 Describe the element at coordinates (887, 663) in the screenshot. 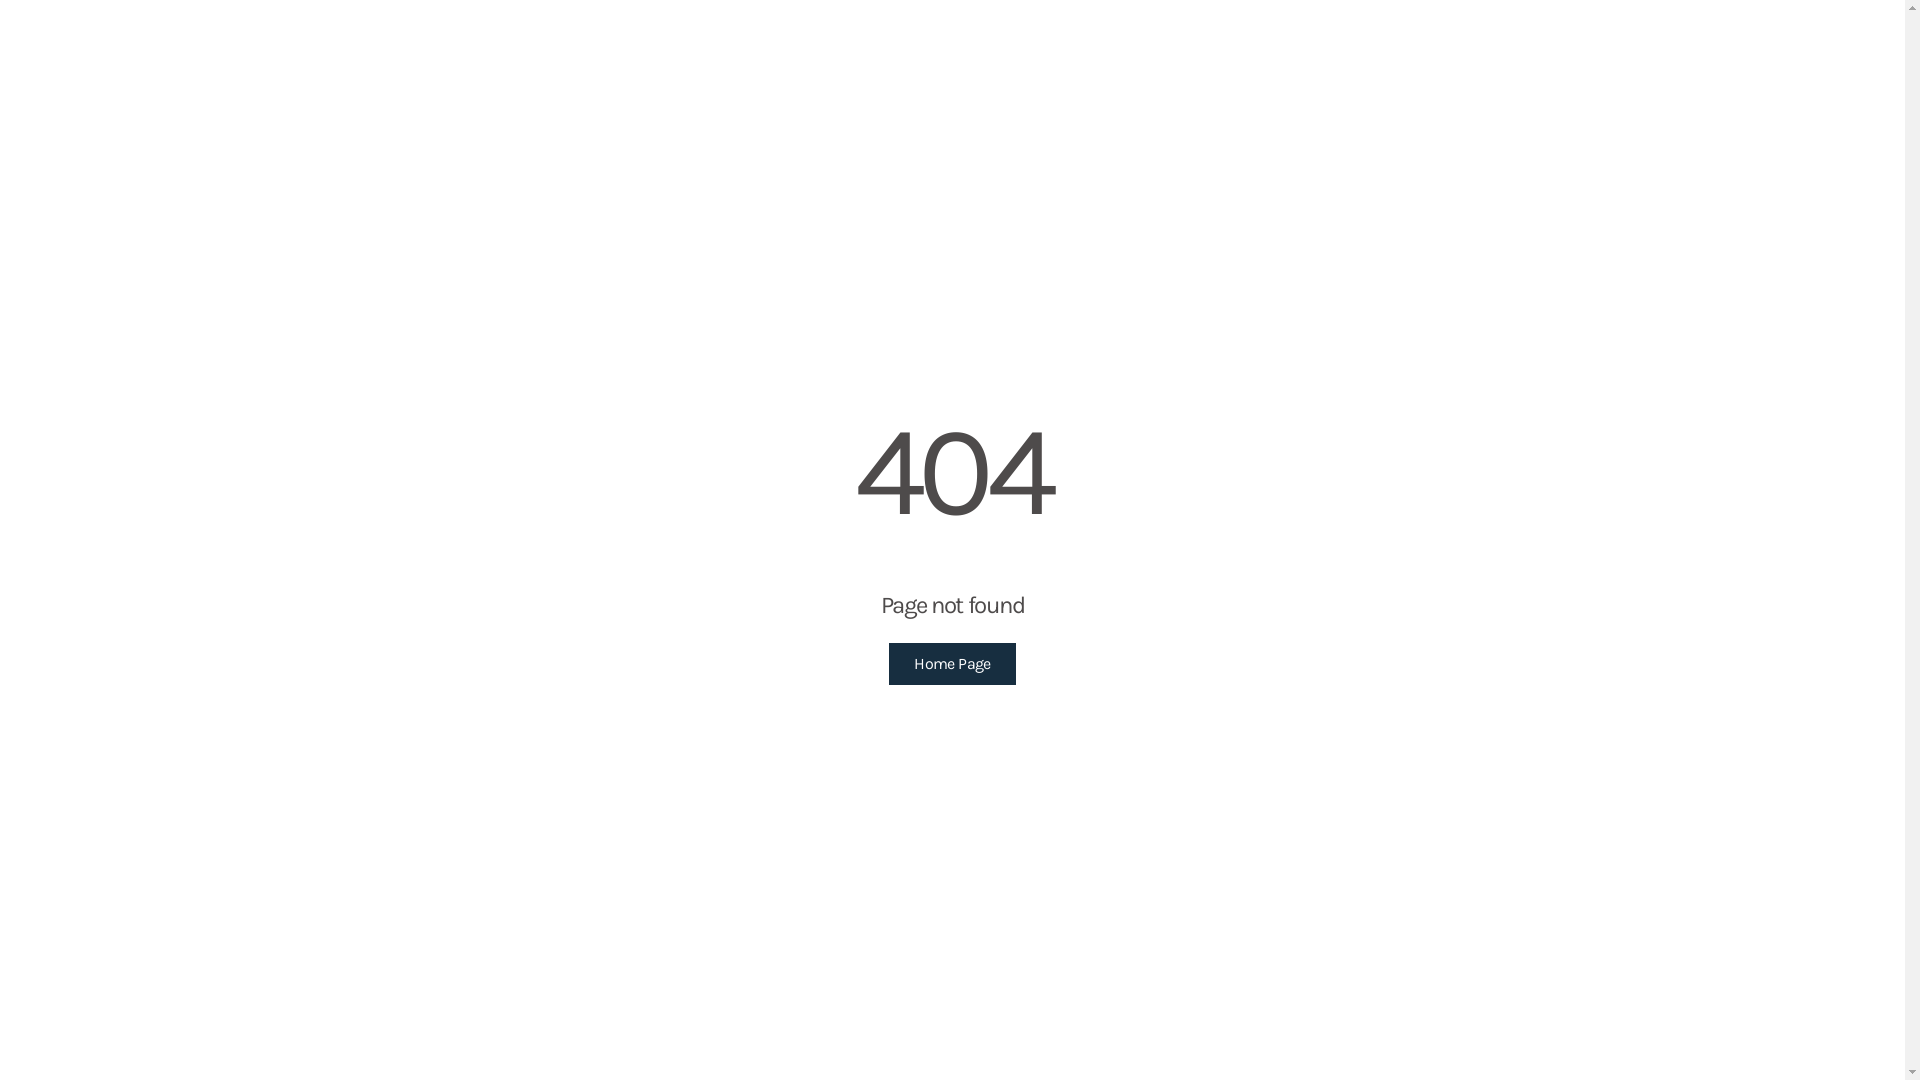

I see `'Home Page'` at that location.